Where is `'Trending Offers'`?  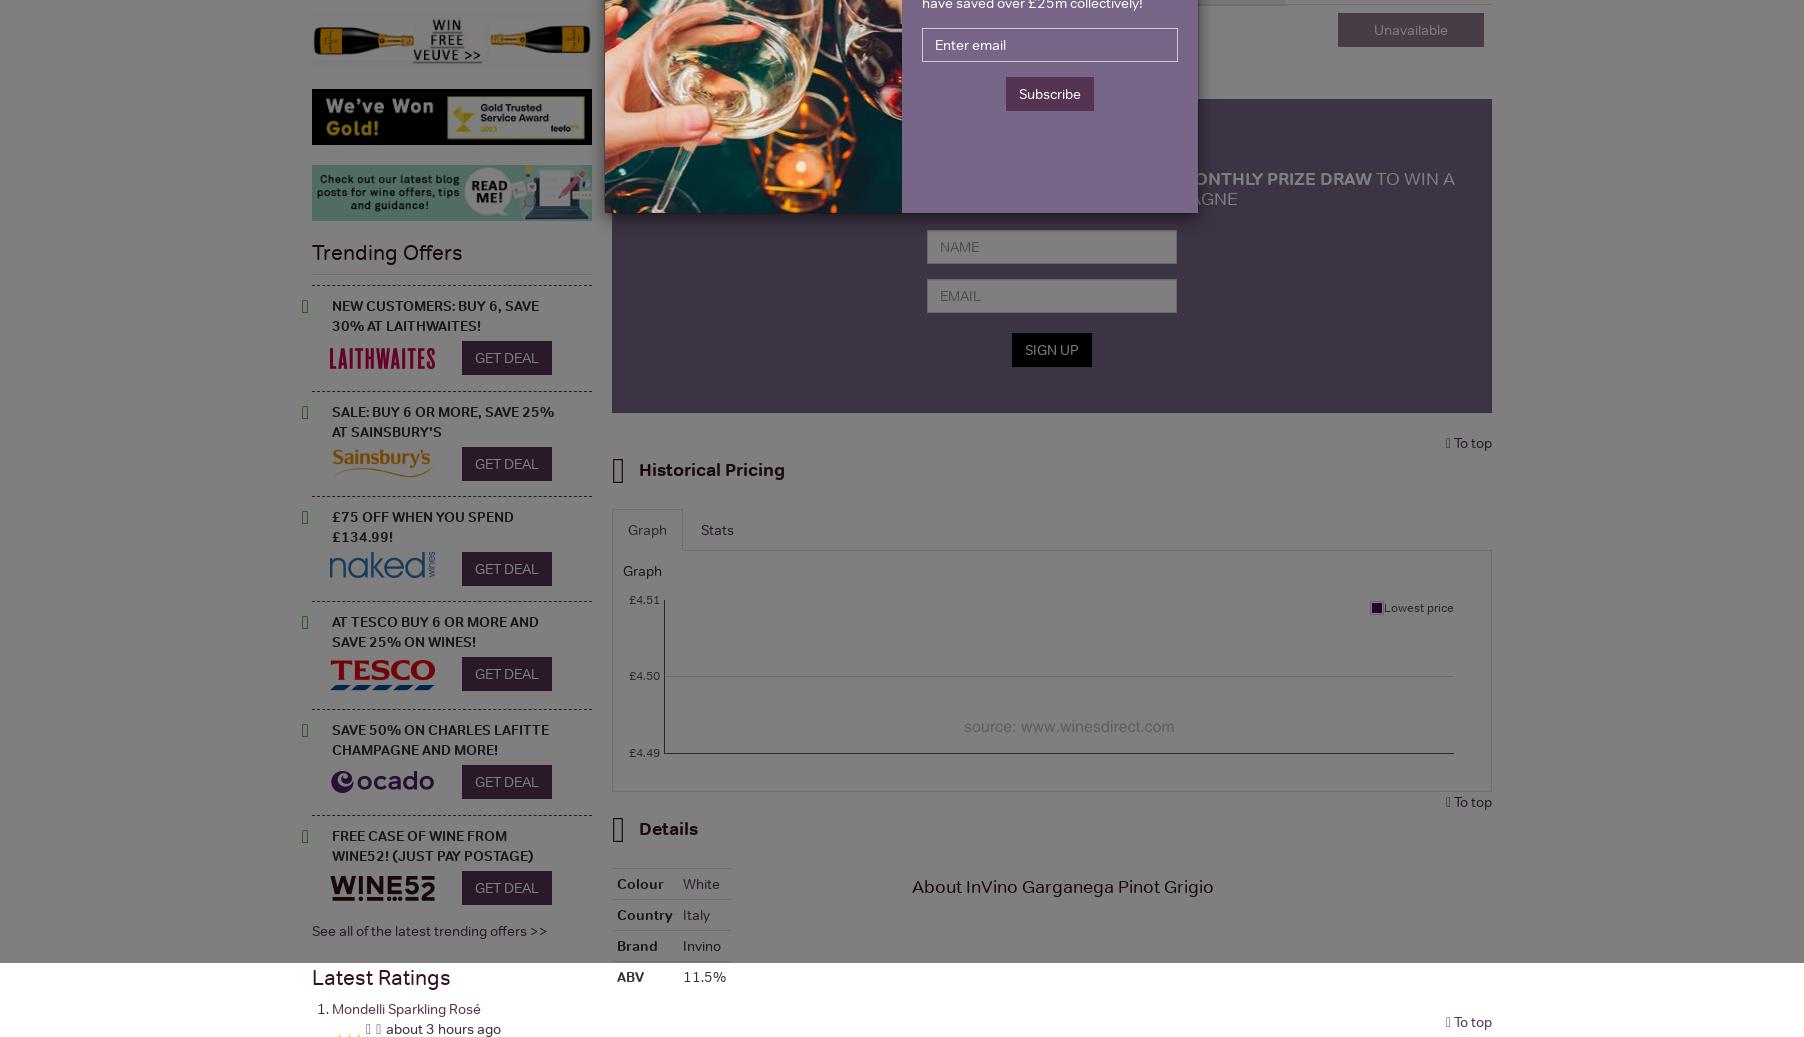 'Trending Offers' is located at coordinates (387, 250).